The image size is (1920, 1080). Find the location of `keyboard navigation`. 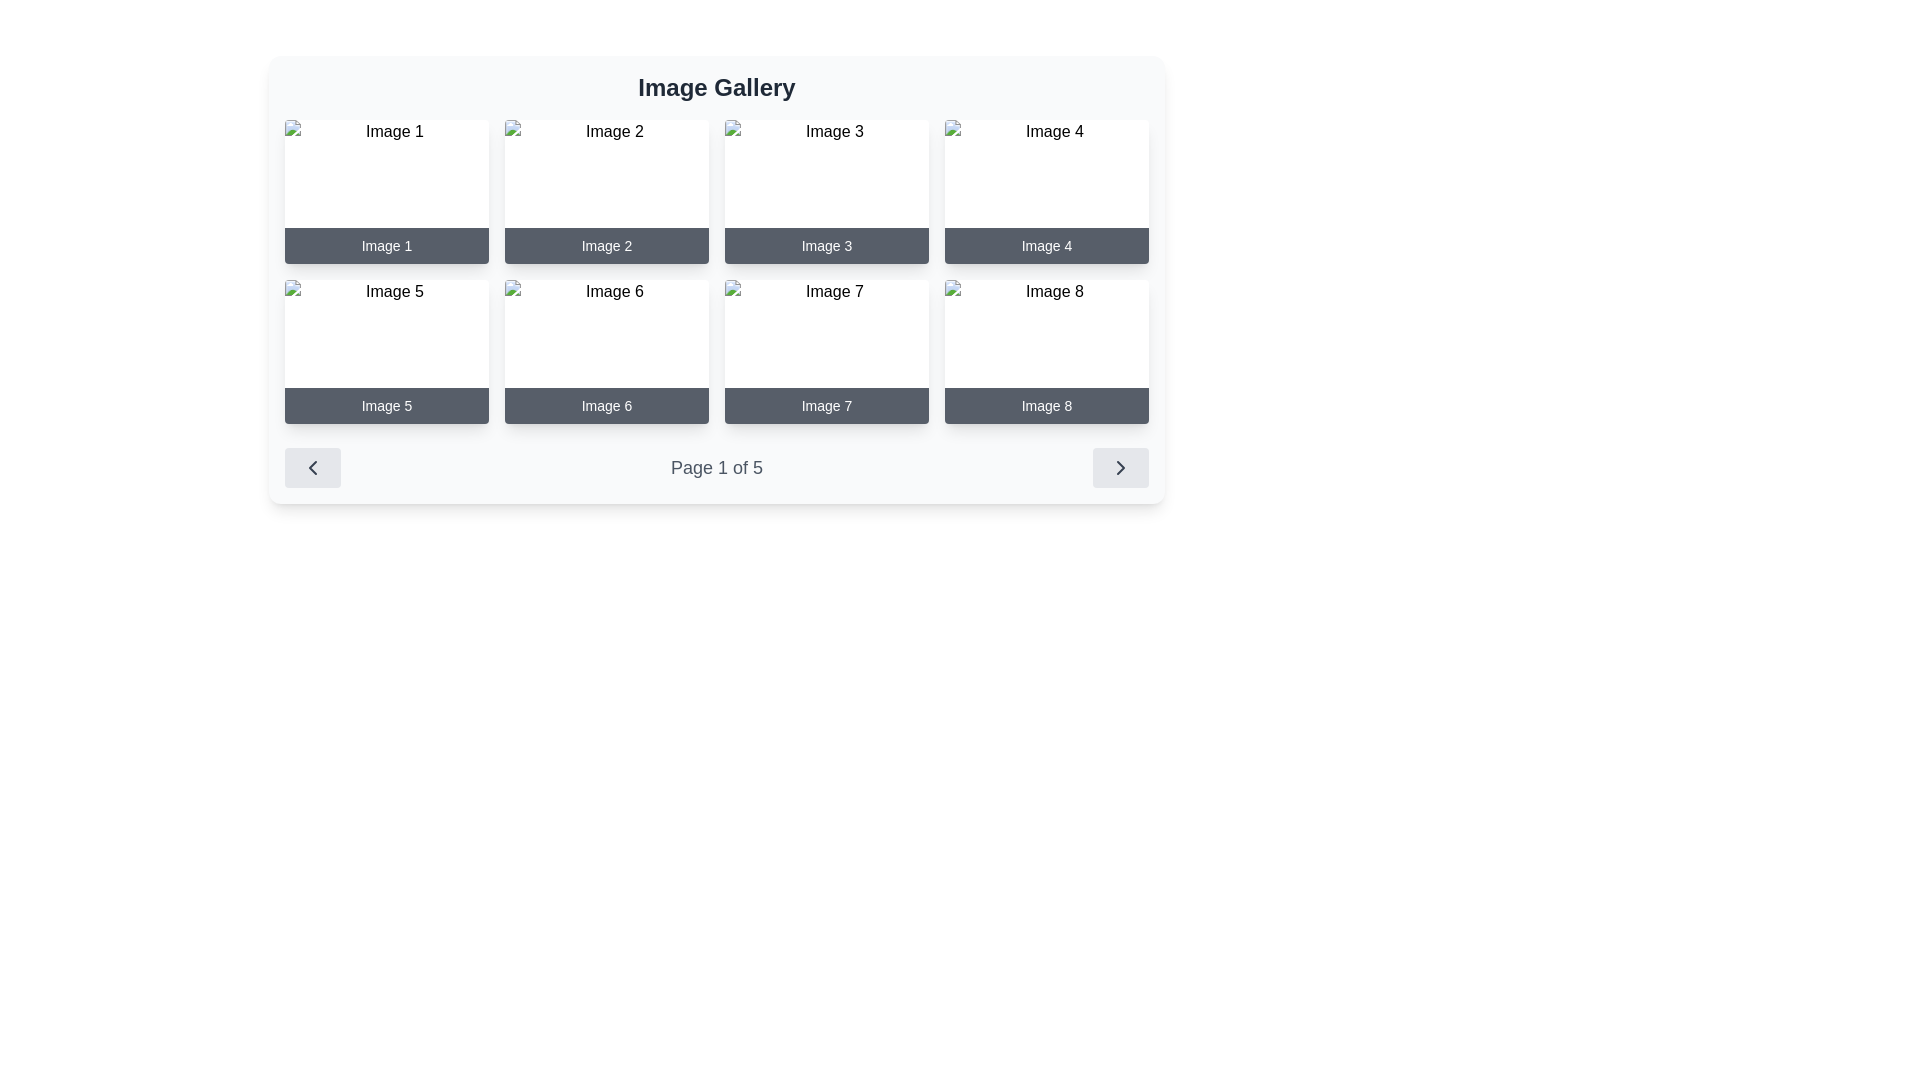

keyboard navigation is located at coordinates (605, 192).